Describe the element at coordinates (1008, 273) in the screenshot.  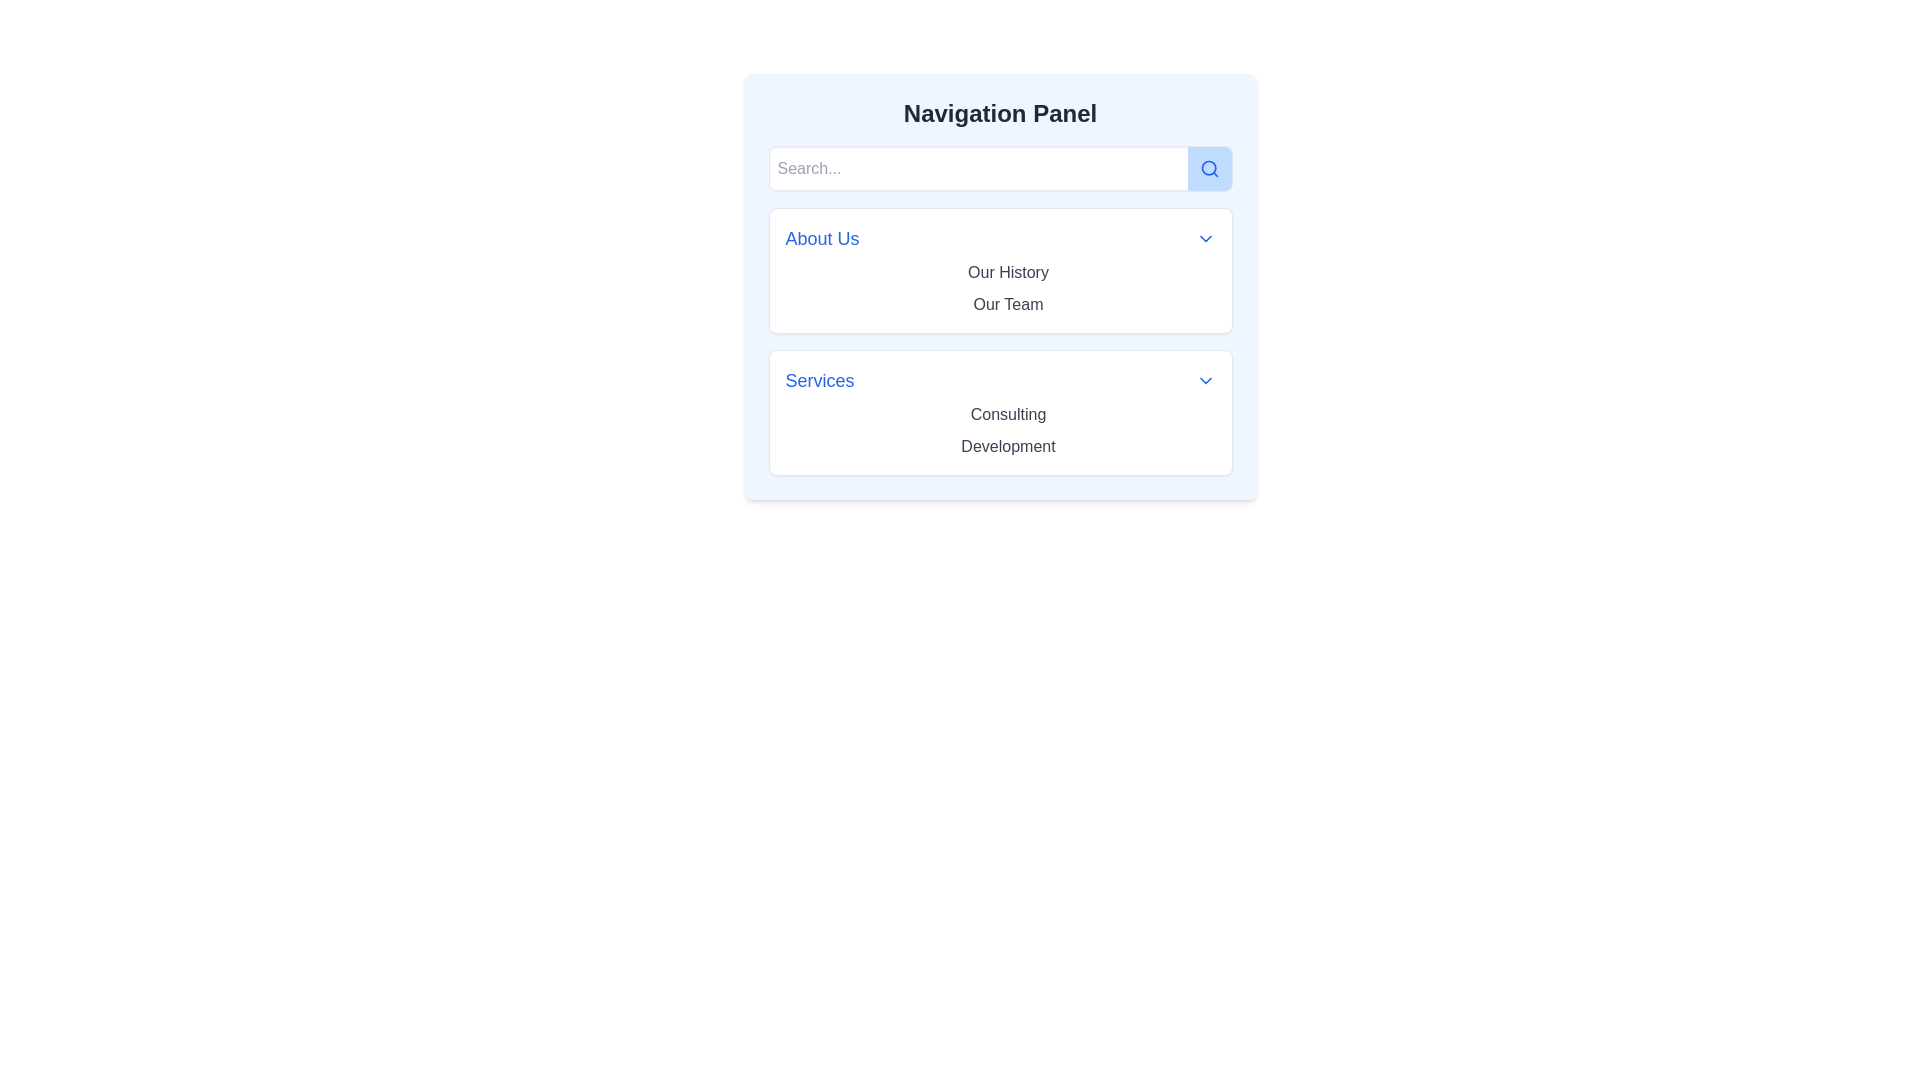
I see `the interactive text link labeled 'Our History' located in the 'About Us' section of the navigation panel` at that location.